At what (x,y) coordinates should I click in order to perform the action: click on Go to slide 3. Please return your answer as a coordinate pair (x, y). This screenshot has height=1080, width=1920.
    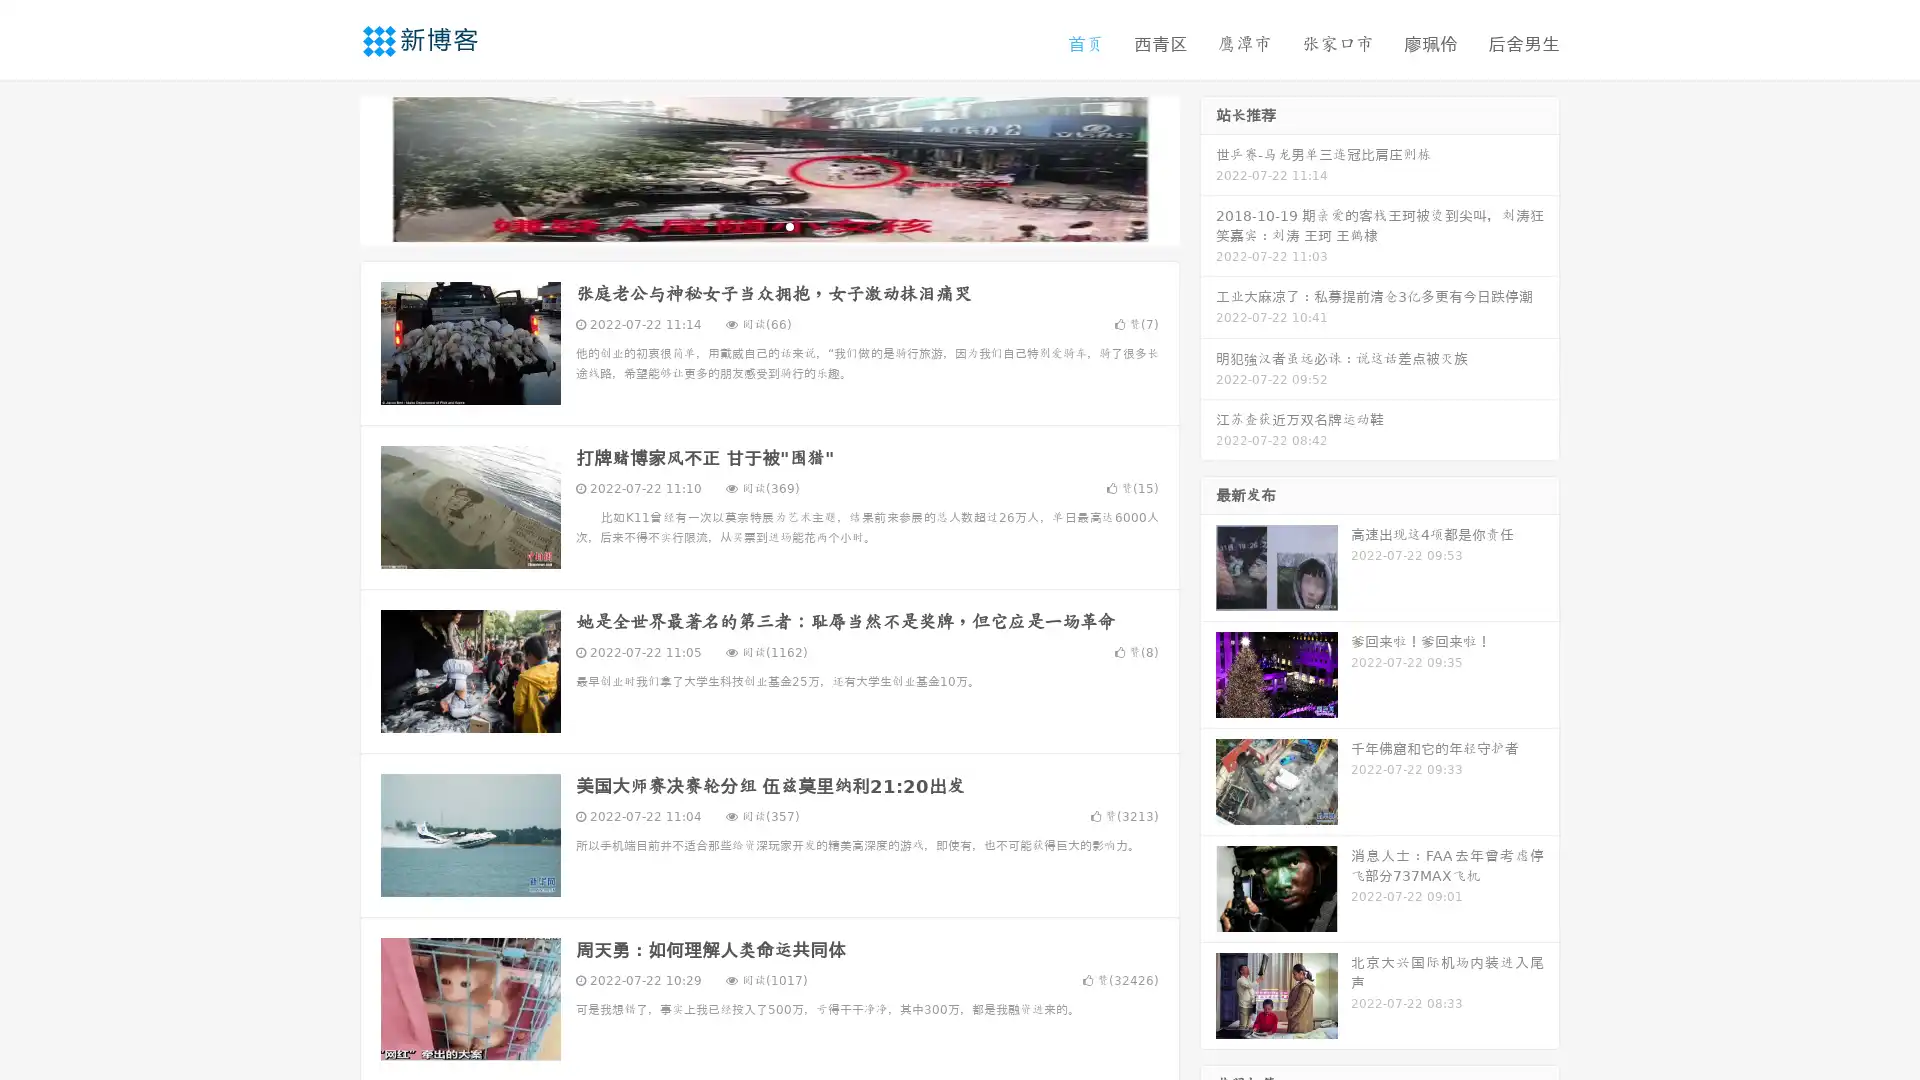
    Looking at the image, I should click on (789, 225).